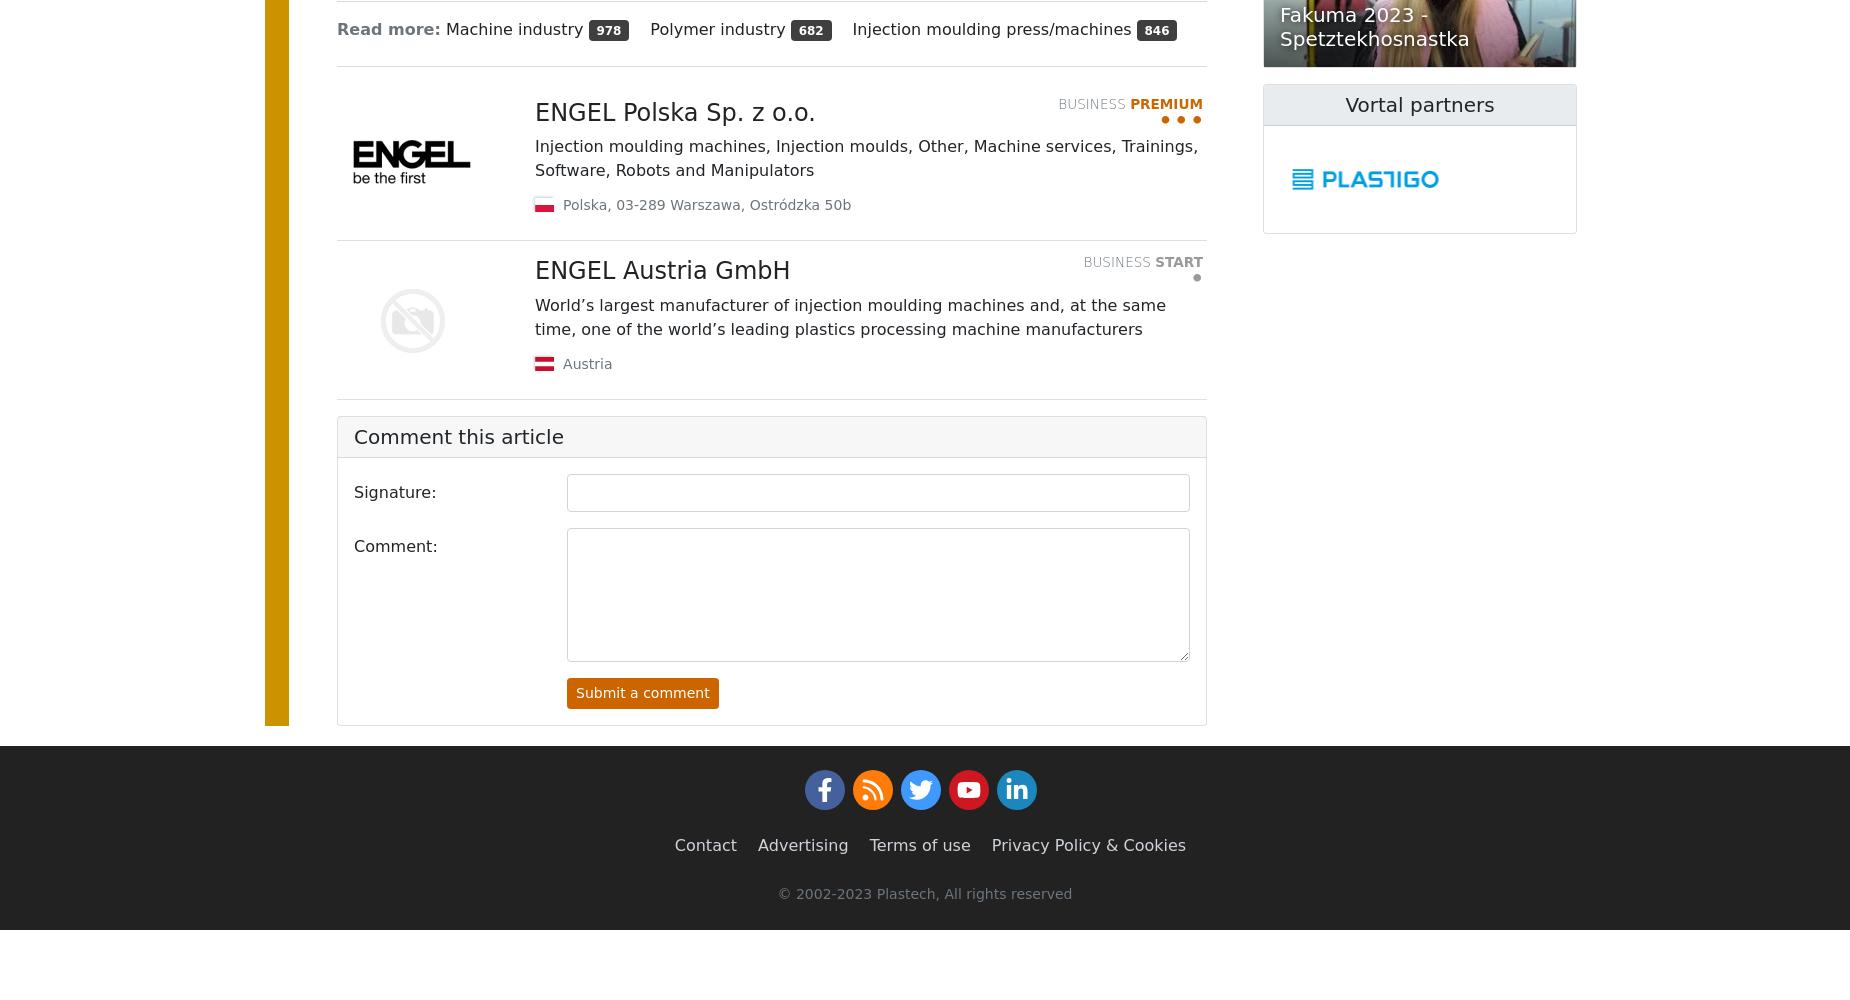  I want to click on 'ENGEL Austria GmbH', so click(662, 271).